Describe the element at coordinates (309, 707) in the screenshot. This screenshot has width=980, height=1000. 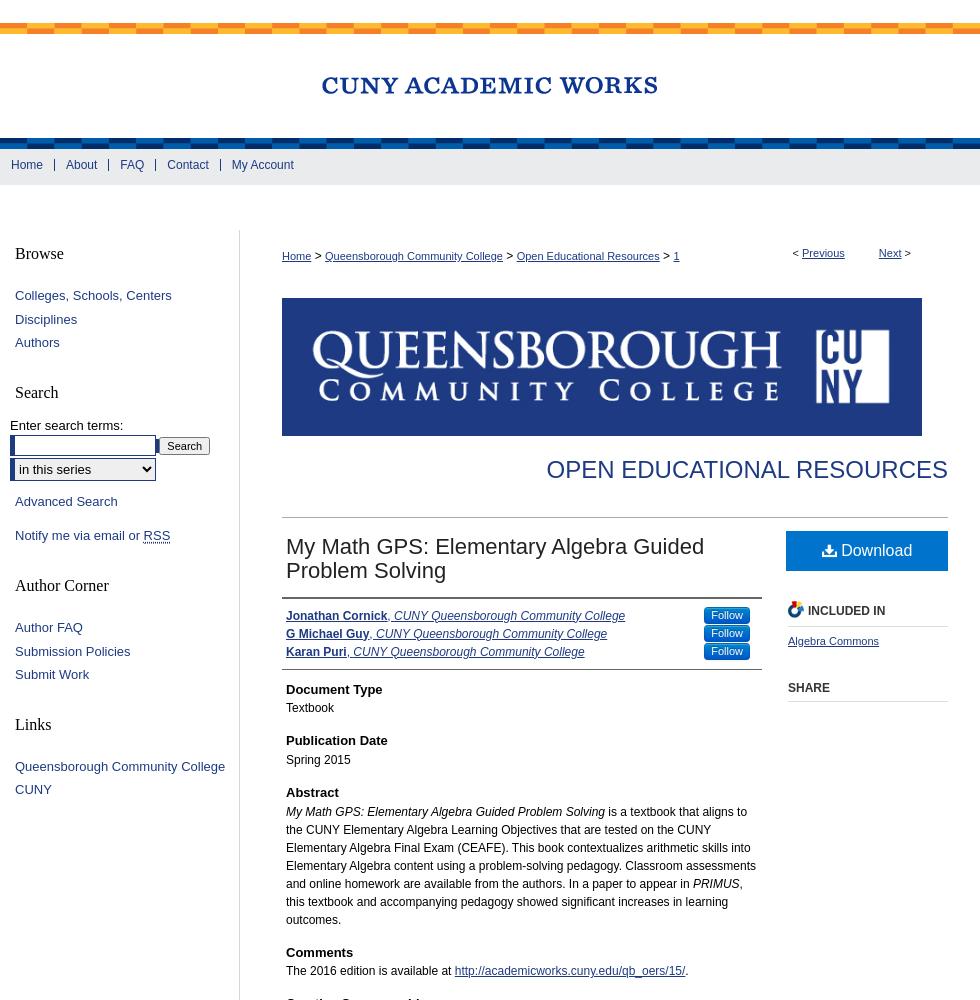
I see `'Textbook'` at that location.